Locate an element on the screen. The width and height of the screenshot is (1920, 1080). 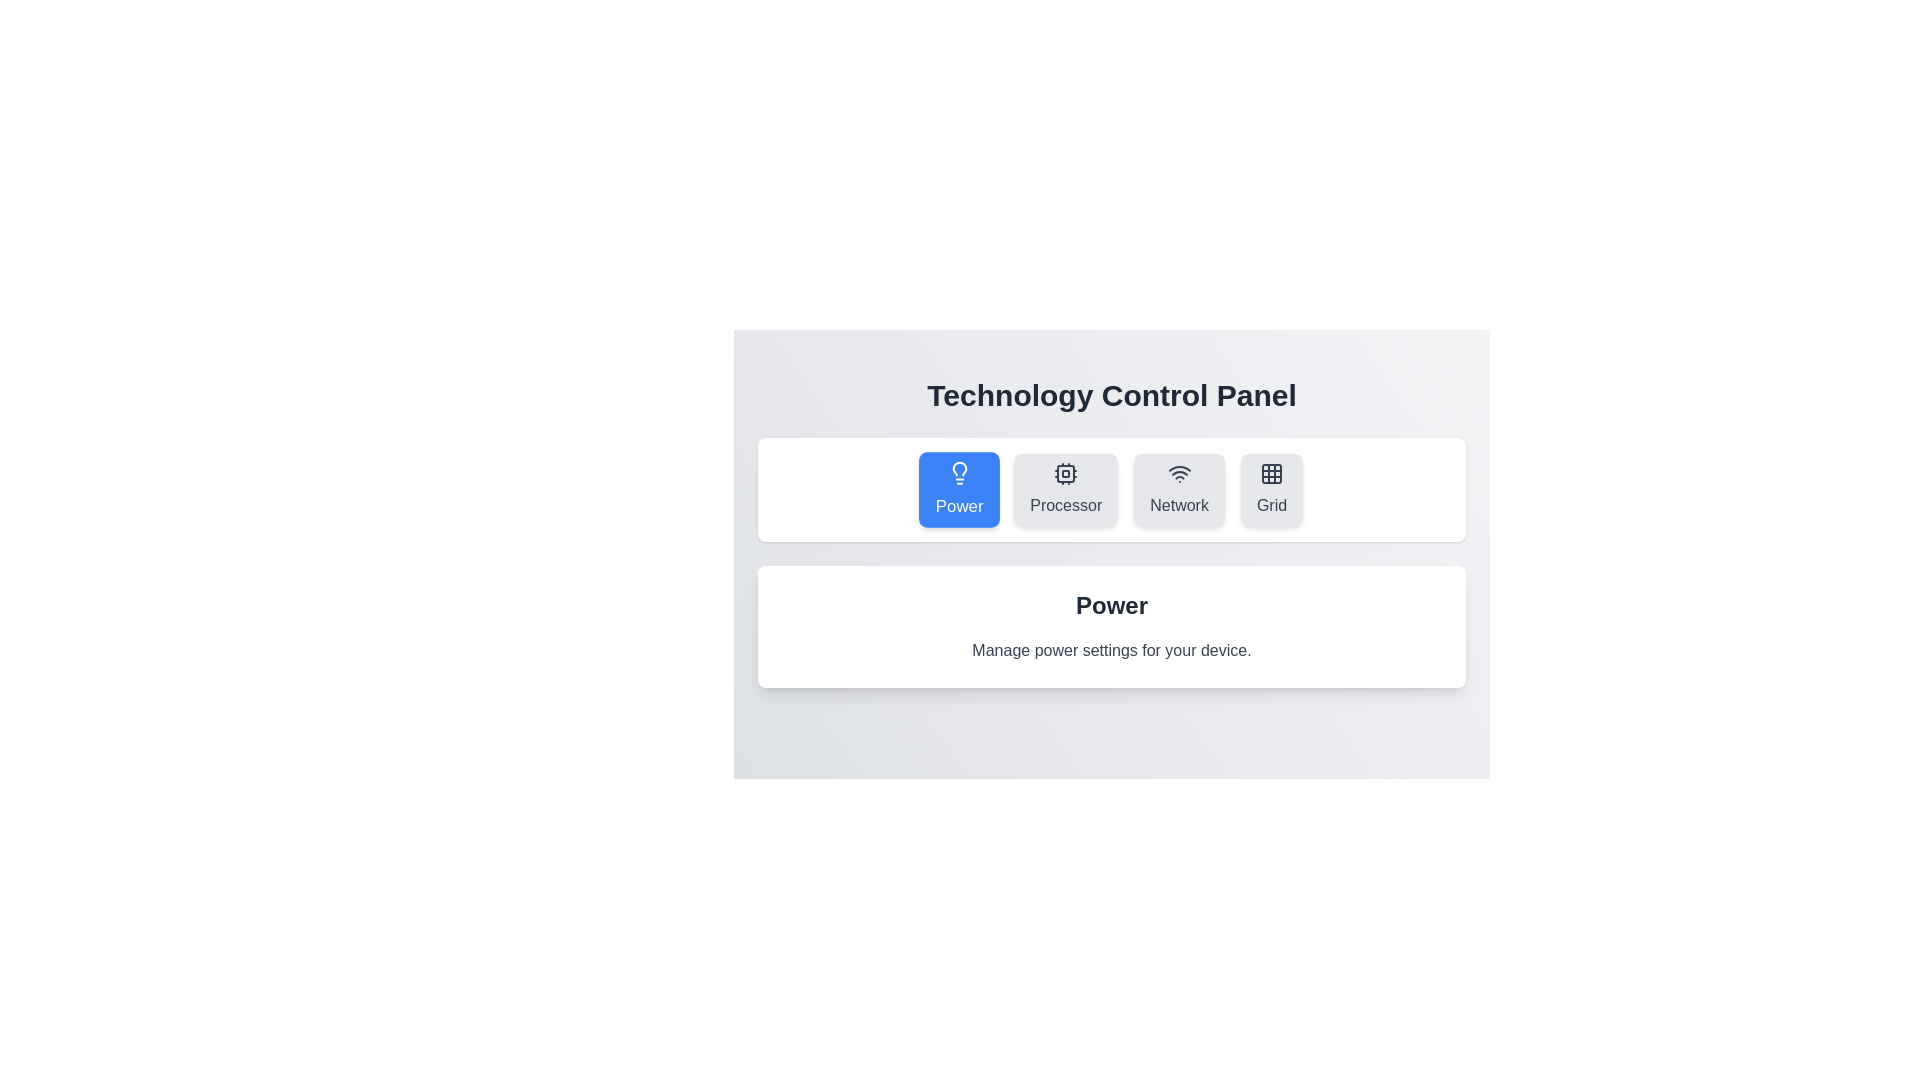
the Processor tab in the TechControlPanel is located at coordinates (1065, 489).